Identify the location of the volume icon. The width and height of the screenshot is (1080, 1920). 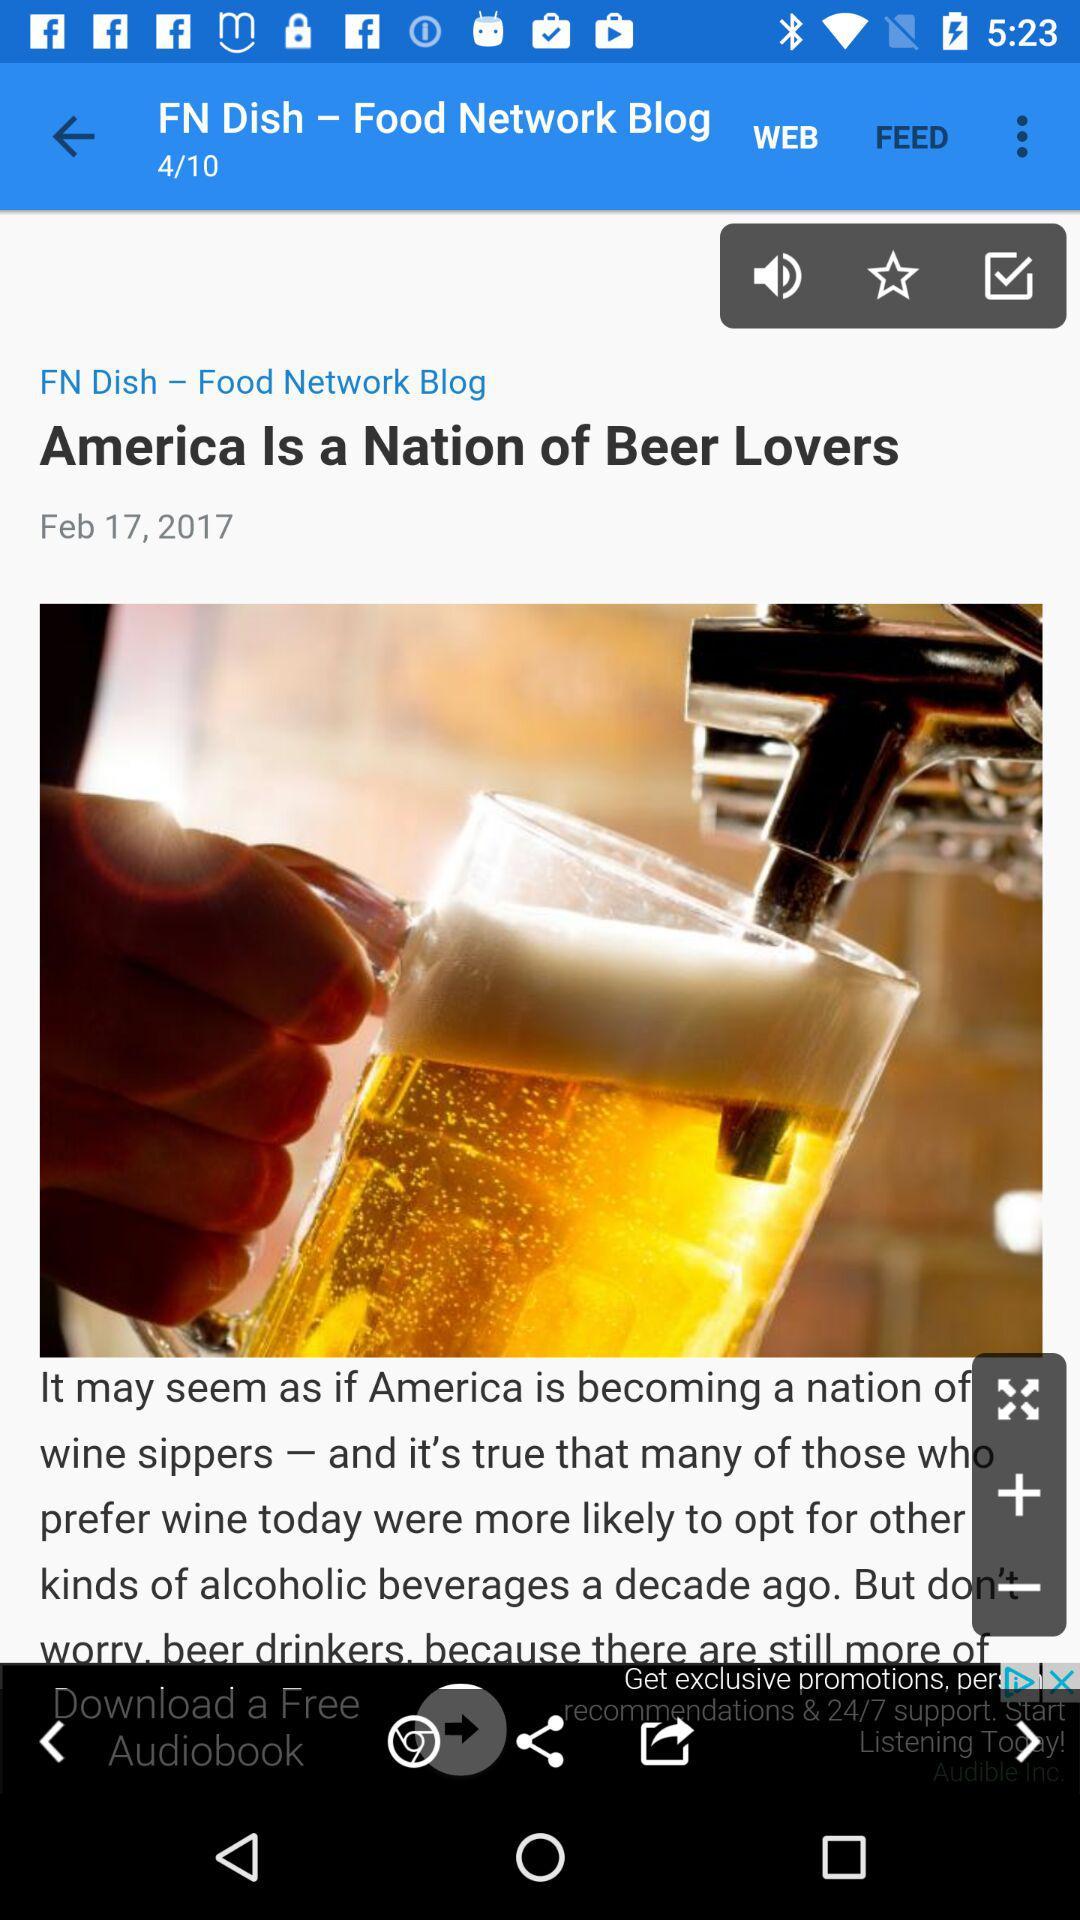
(776, 274).